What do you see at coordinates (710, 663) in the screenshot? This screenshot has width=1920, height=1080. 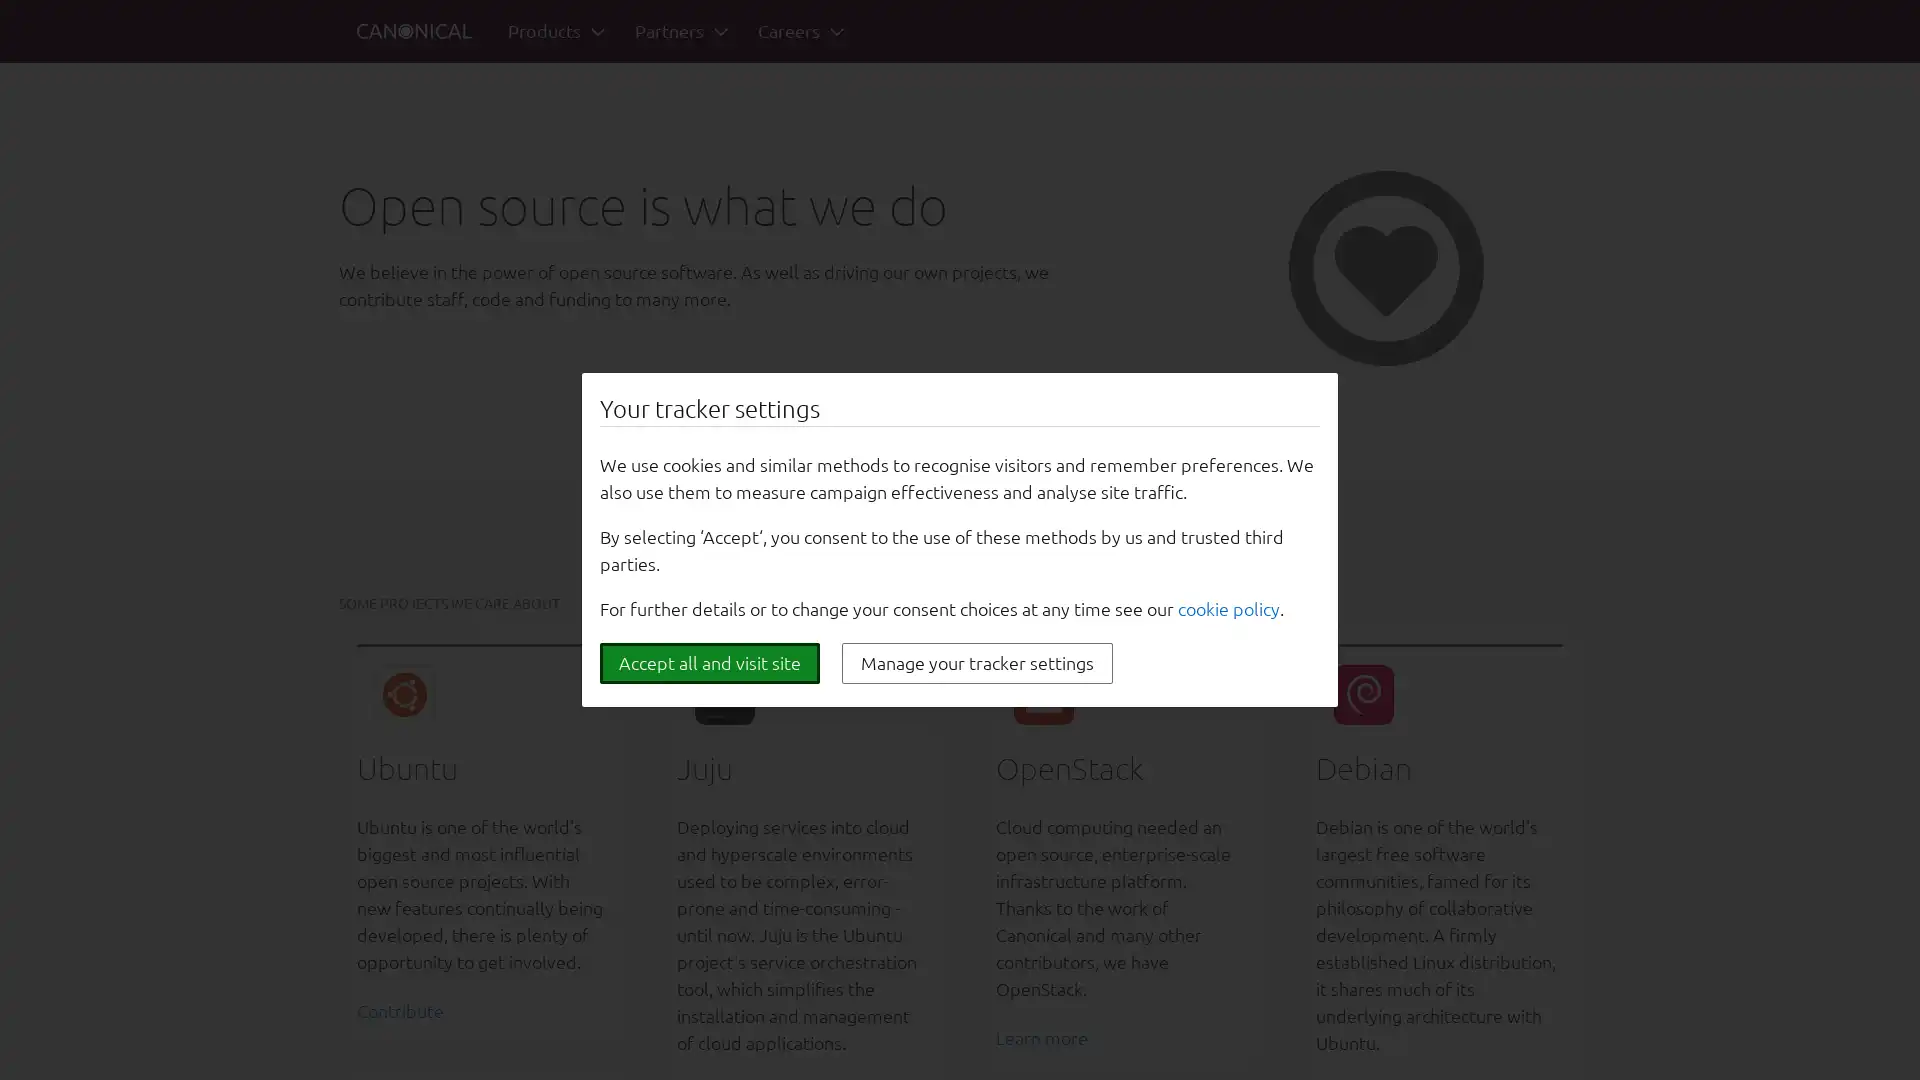 I see `Accept all and visit site` at bounding box center [710, 663].